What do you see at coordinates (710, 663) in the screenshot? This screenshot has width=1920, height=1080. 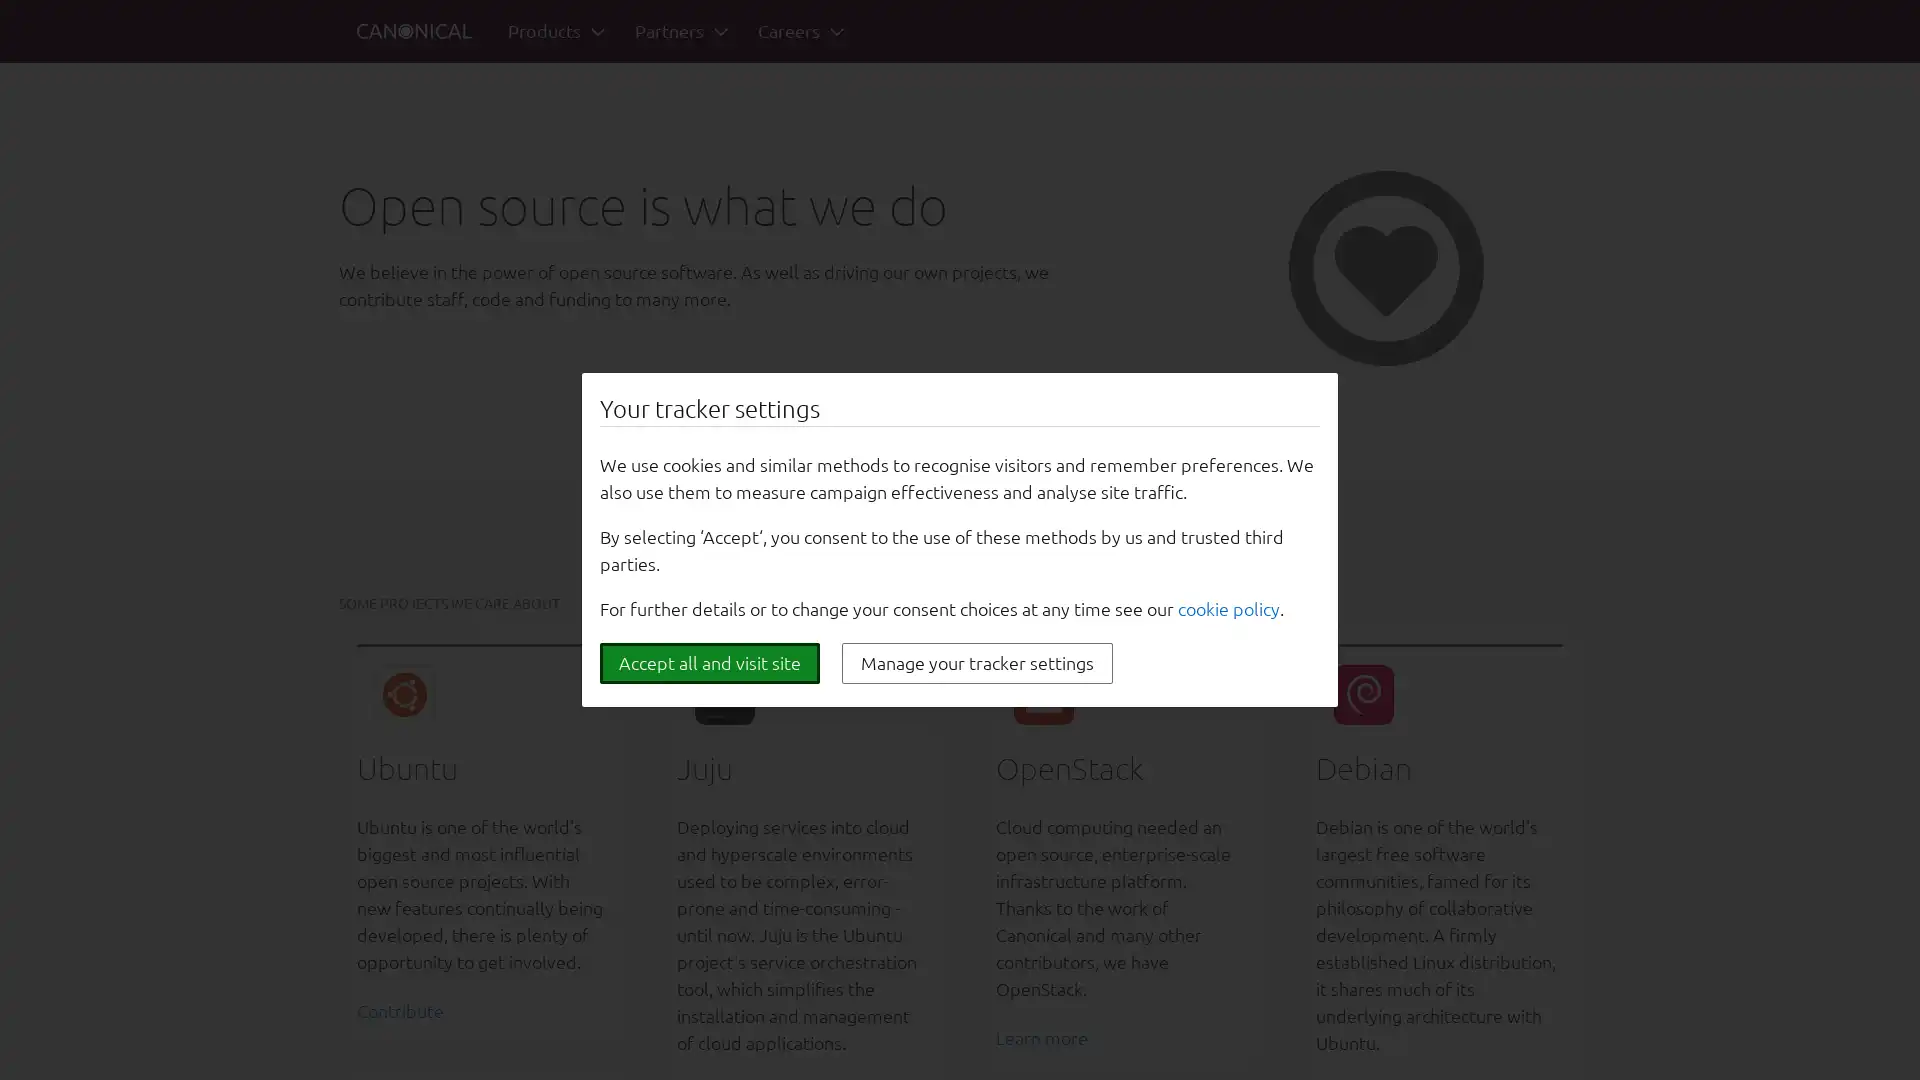 I see `Accept all and visit site` at bounding box center [710, 663].